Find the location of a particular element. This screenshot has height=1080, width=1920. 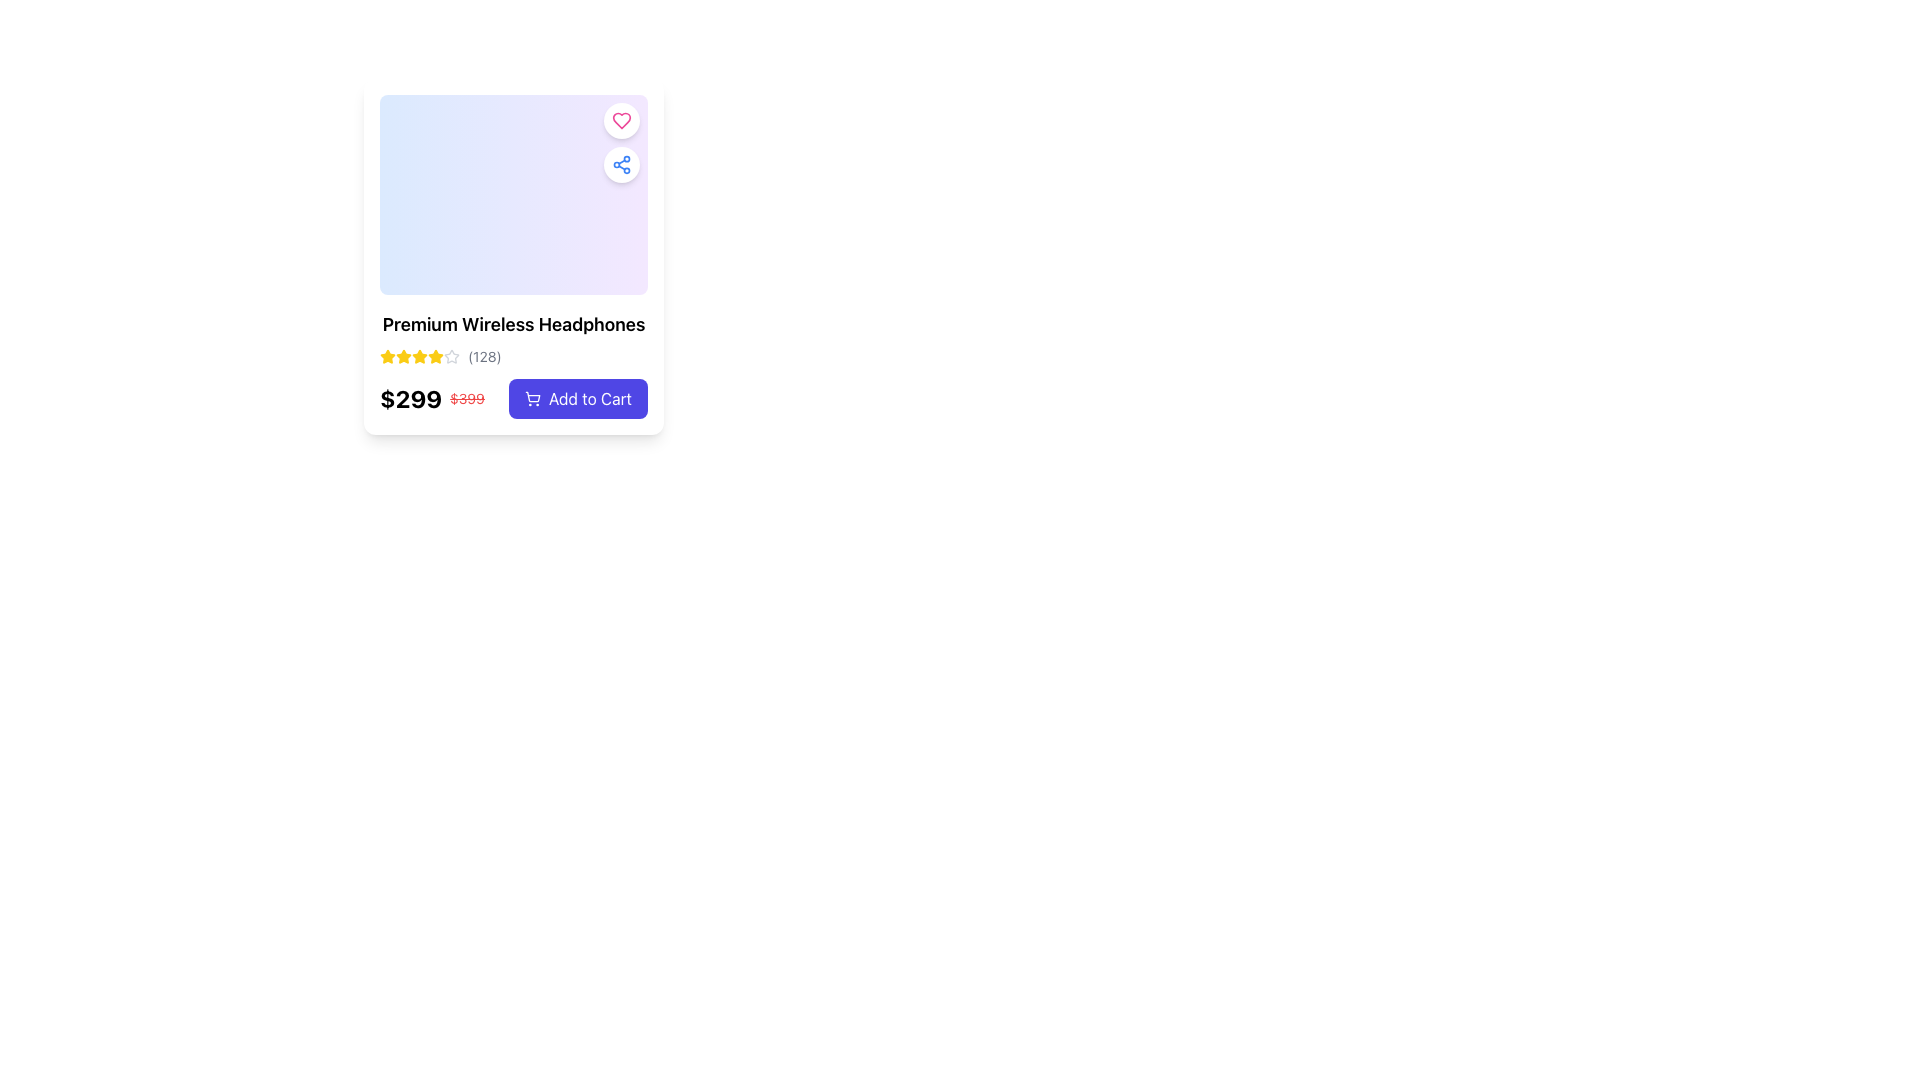

the second star in the 5-star rating system, which visually represents product ratings beneath the product title is located at coordinates (388, 355).